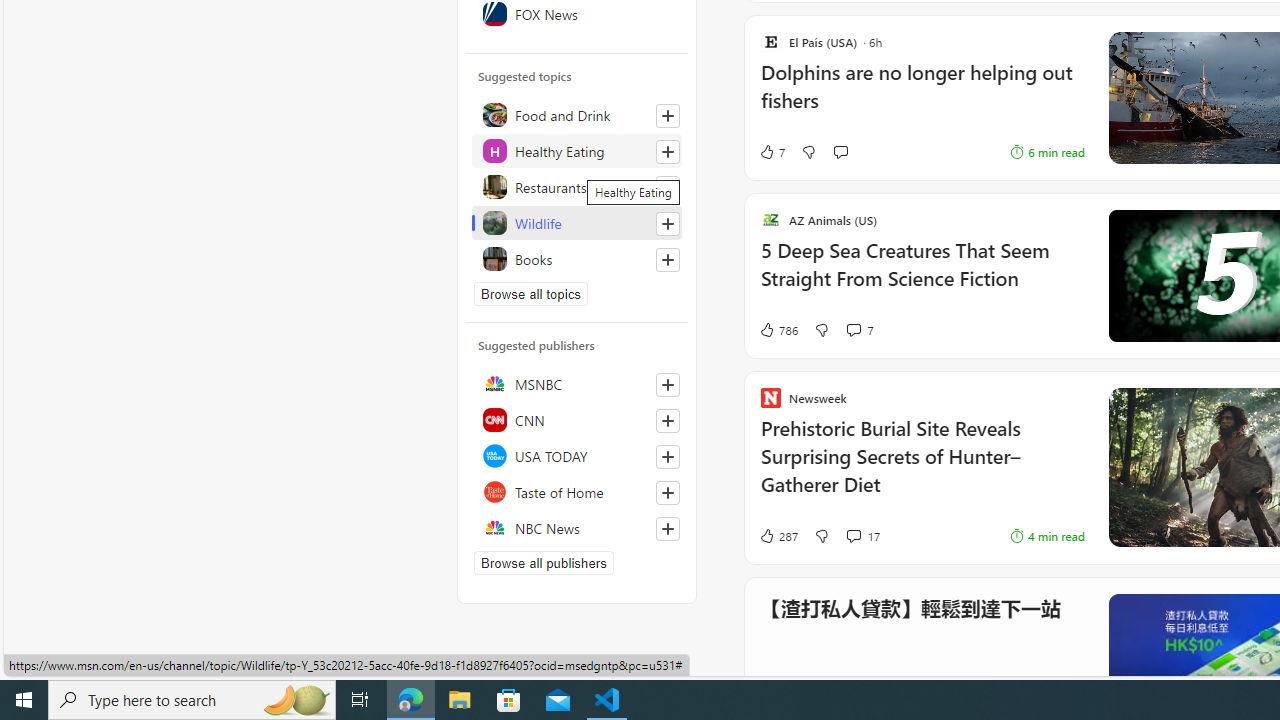 Image resolution: width=1280 pixels, height=720 pixels. What do you see at coordinates (853, 535) in the screenshot?
I see `'View comments 17 Comment'` at bounding box center [853, 535].